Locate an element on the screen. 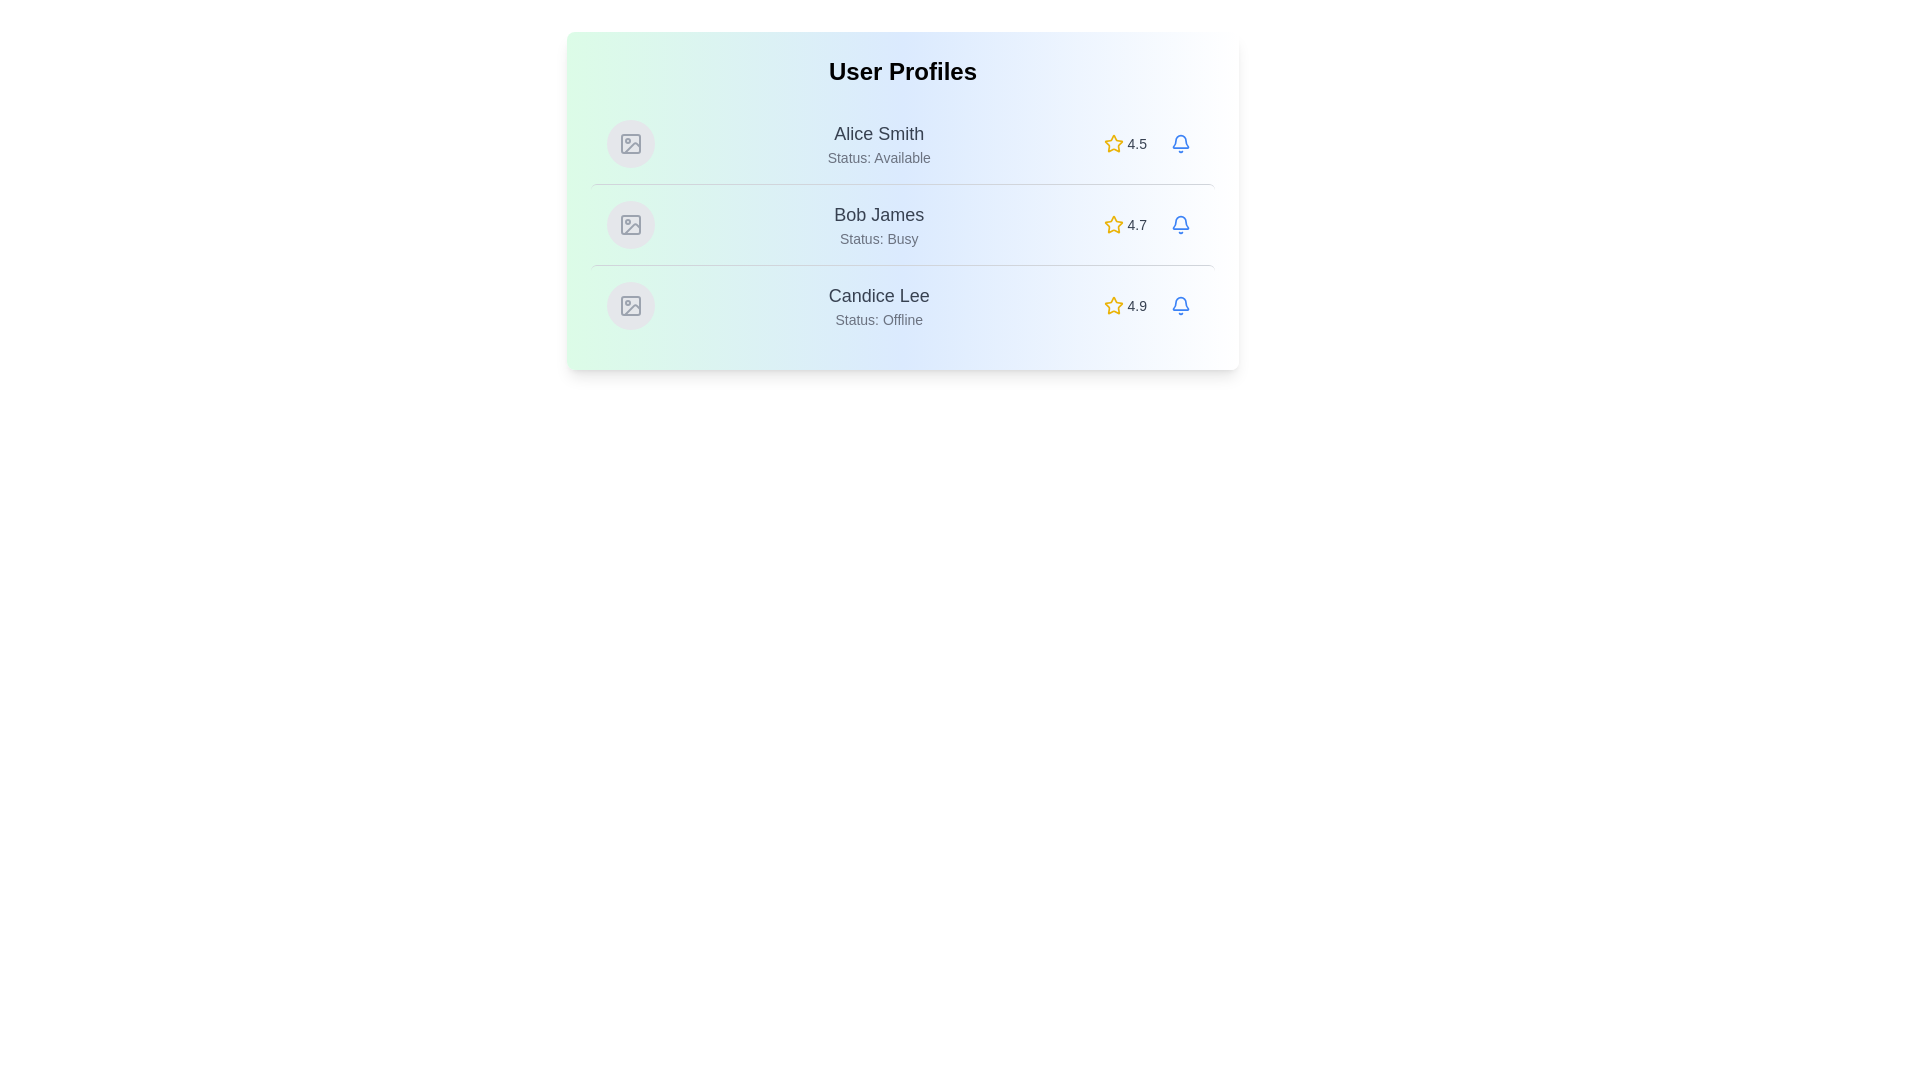 The width and height of the screenshot is (1920, 1080). the popularity score of Bob James to view their popularity details is located at coordinates (1124, 224).